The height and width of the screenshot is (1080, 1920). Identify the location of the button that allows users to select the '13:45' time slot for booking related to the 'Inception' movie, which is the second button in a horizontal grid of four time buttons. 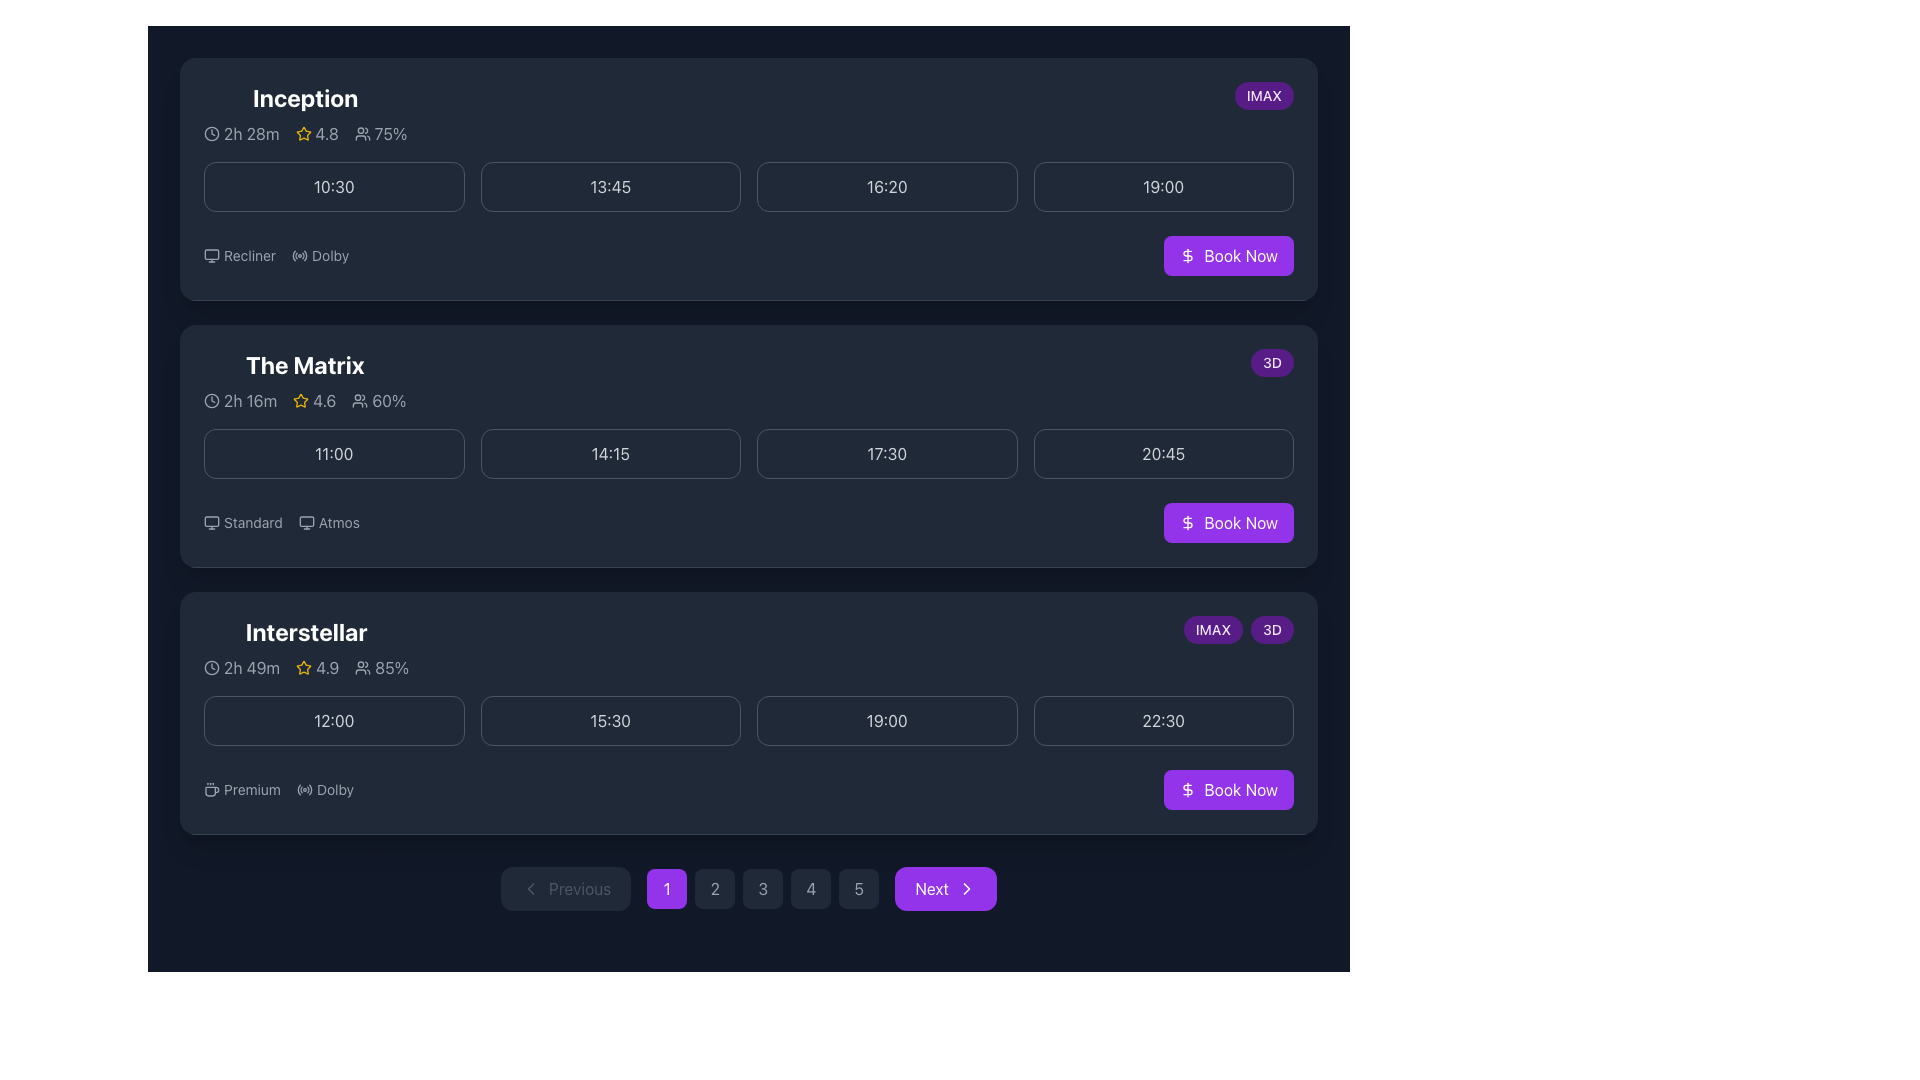
(609, 186).